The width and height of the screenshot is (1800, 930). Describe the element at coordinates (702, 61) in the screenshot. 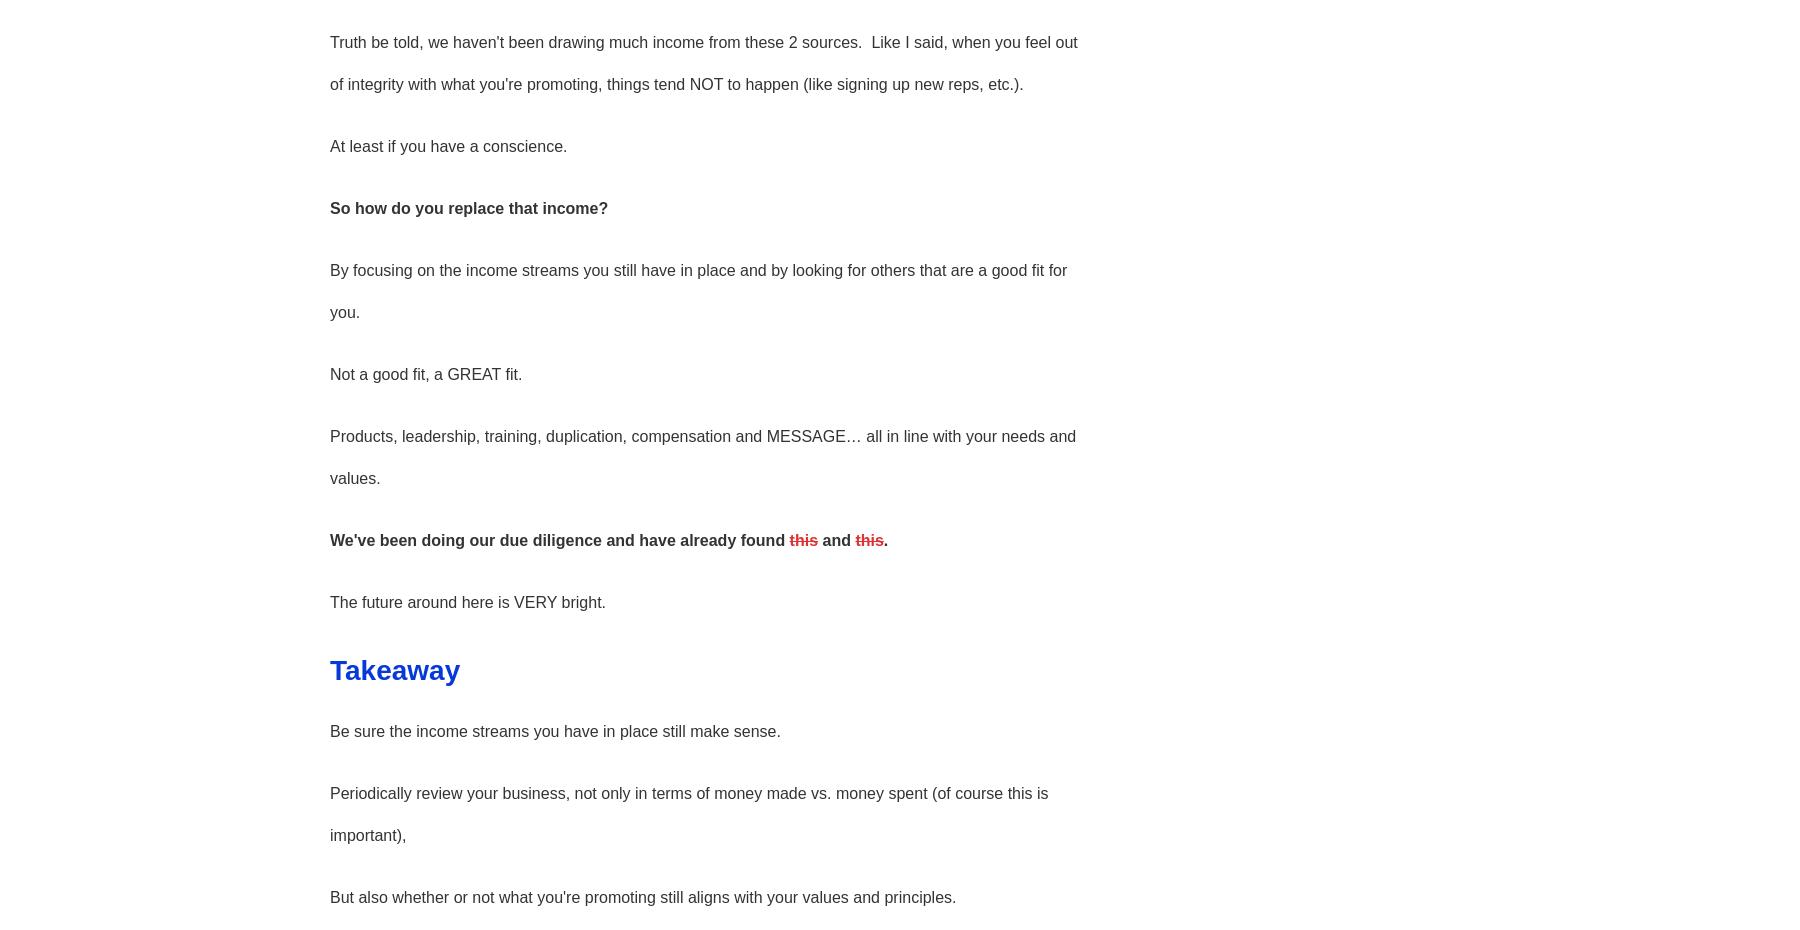

I see `'Truth be told, we haven't been drawing much income from these 2 sources.  Like I said, when you feel out of integrity with what you're promoting, things tend NOT to happen (like signing up new reps, etc.).'` at that location.